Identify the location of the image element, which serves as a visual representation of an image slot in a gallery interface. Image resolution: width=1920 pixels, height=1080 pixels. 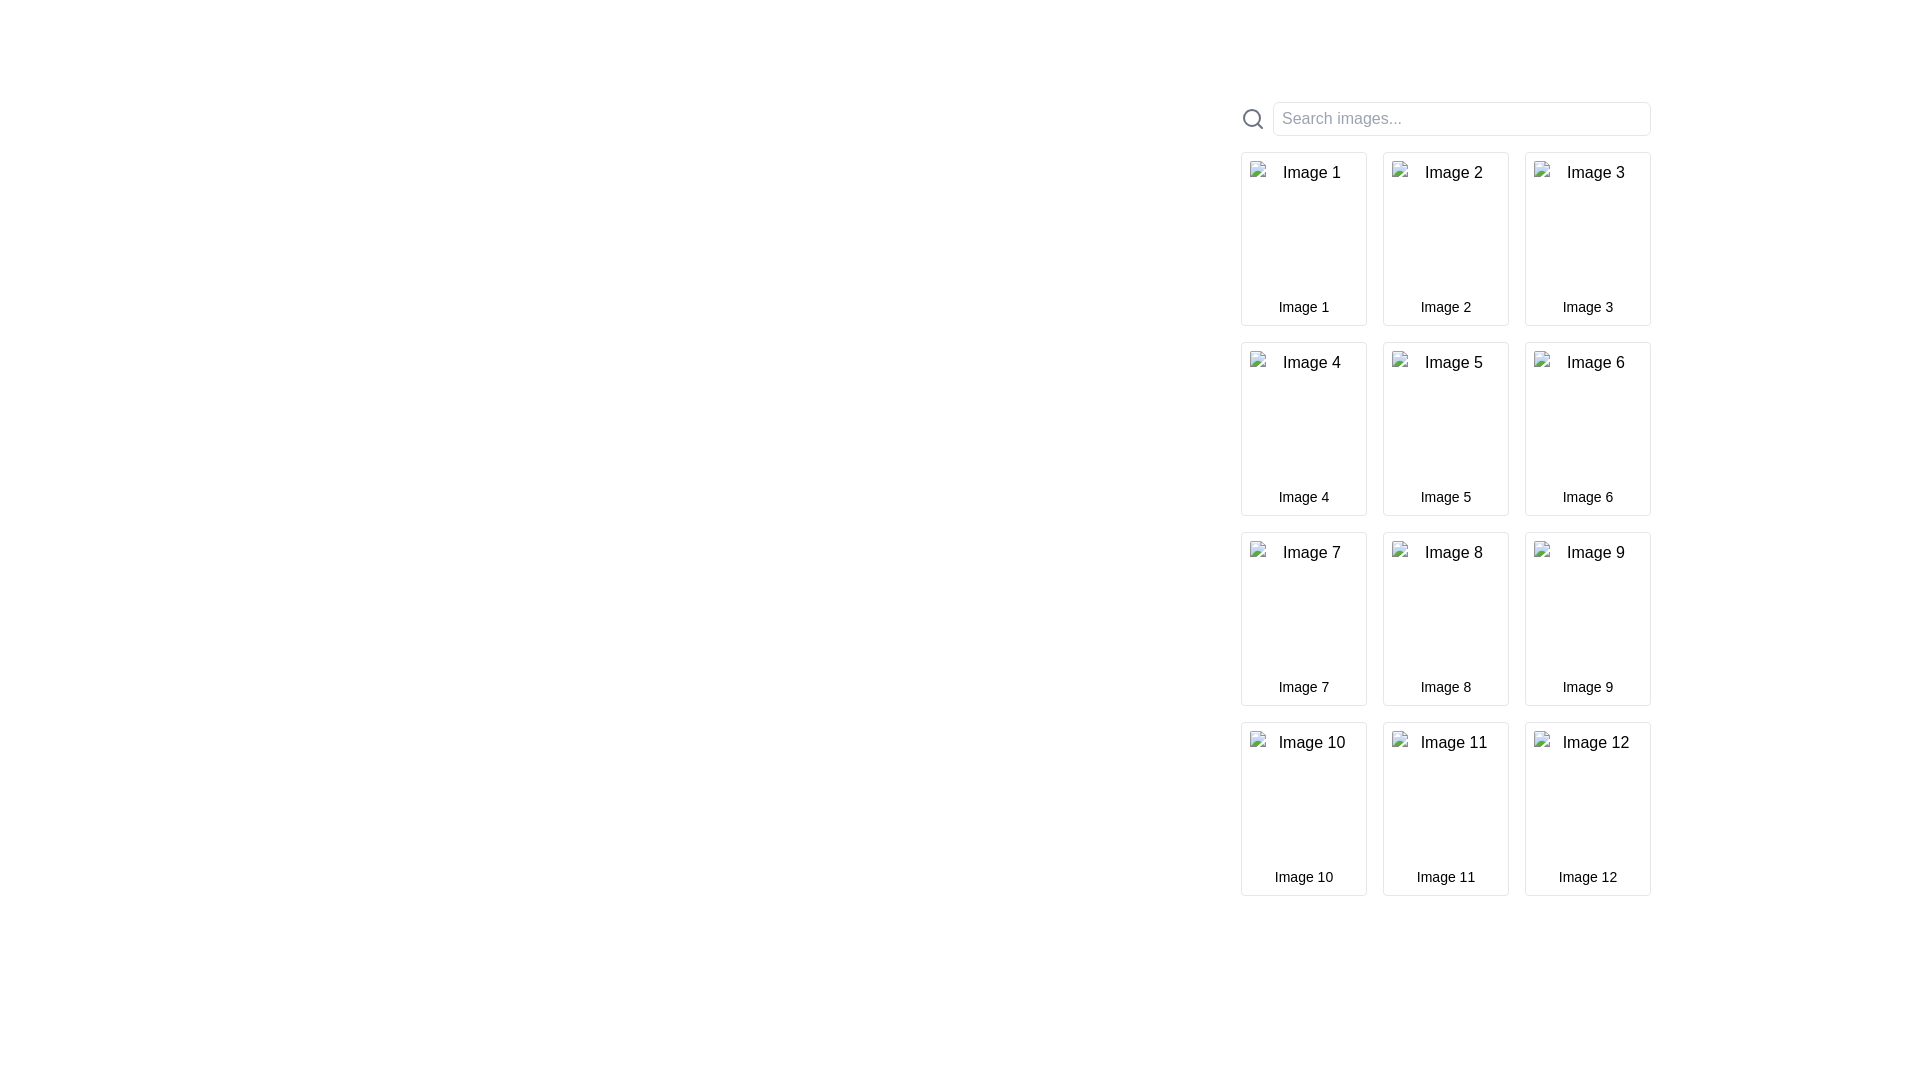
(1445, 793).